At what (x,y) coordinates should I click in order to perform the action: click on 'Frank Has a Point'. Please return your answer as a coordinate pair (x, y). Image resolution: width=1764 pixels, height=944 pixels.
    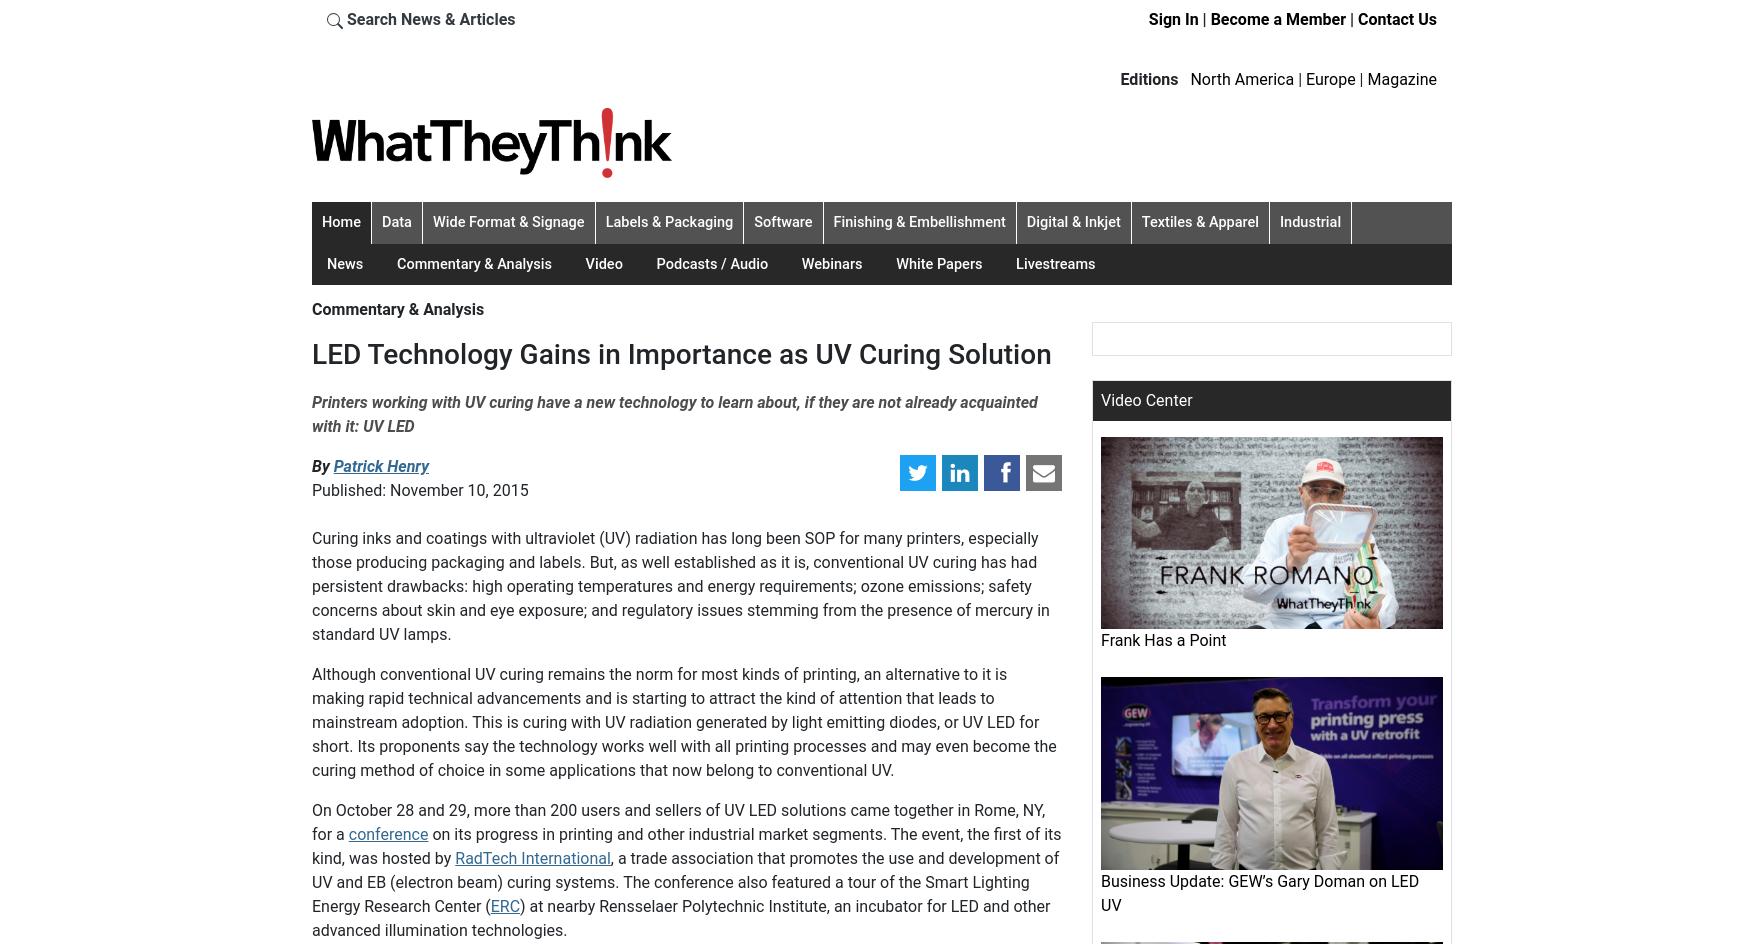
    Looking at the image, I should click on (1163, 640).